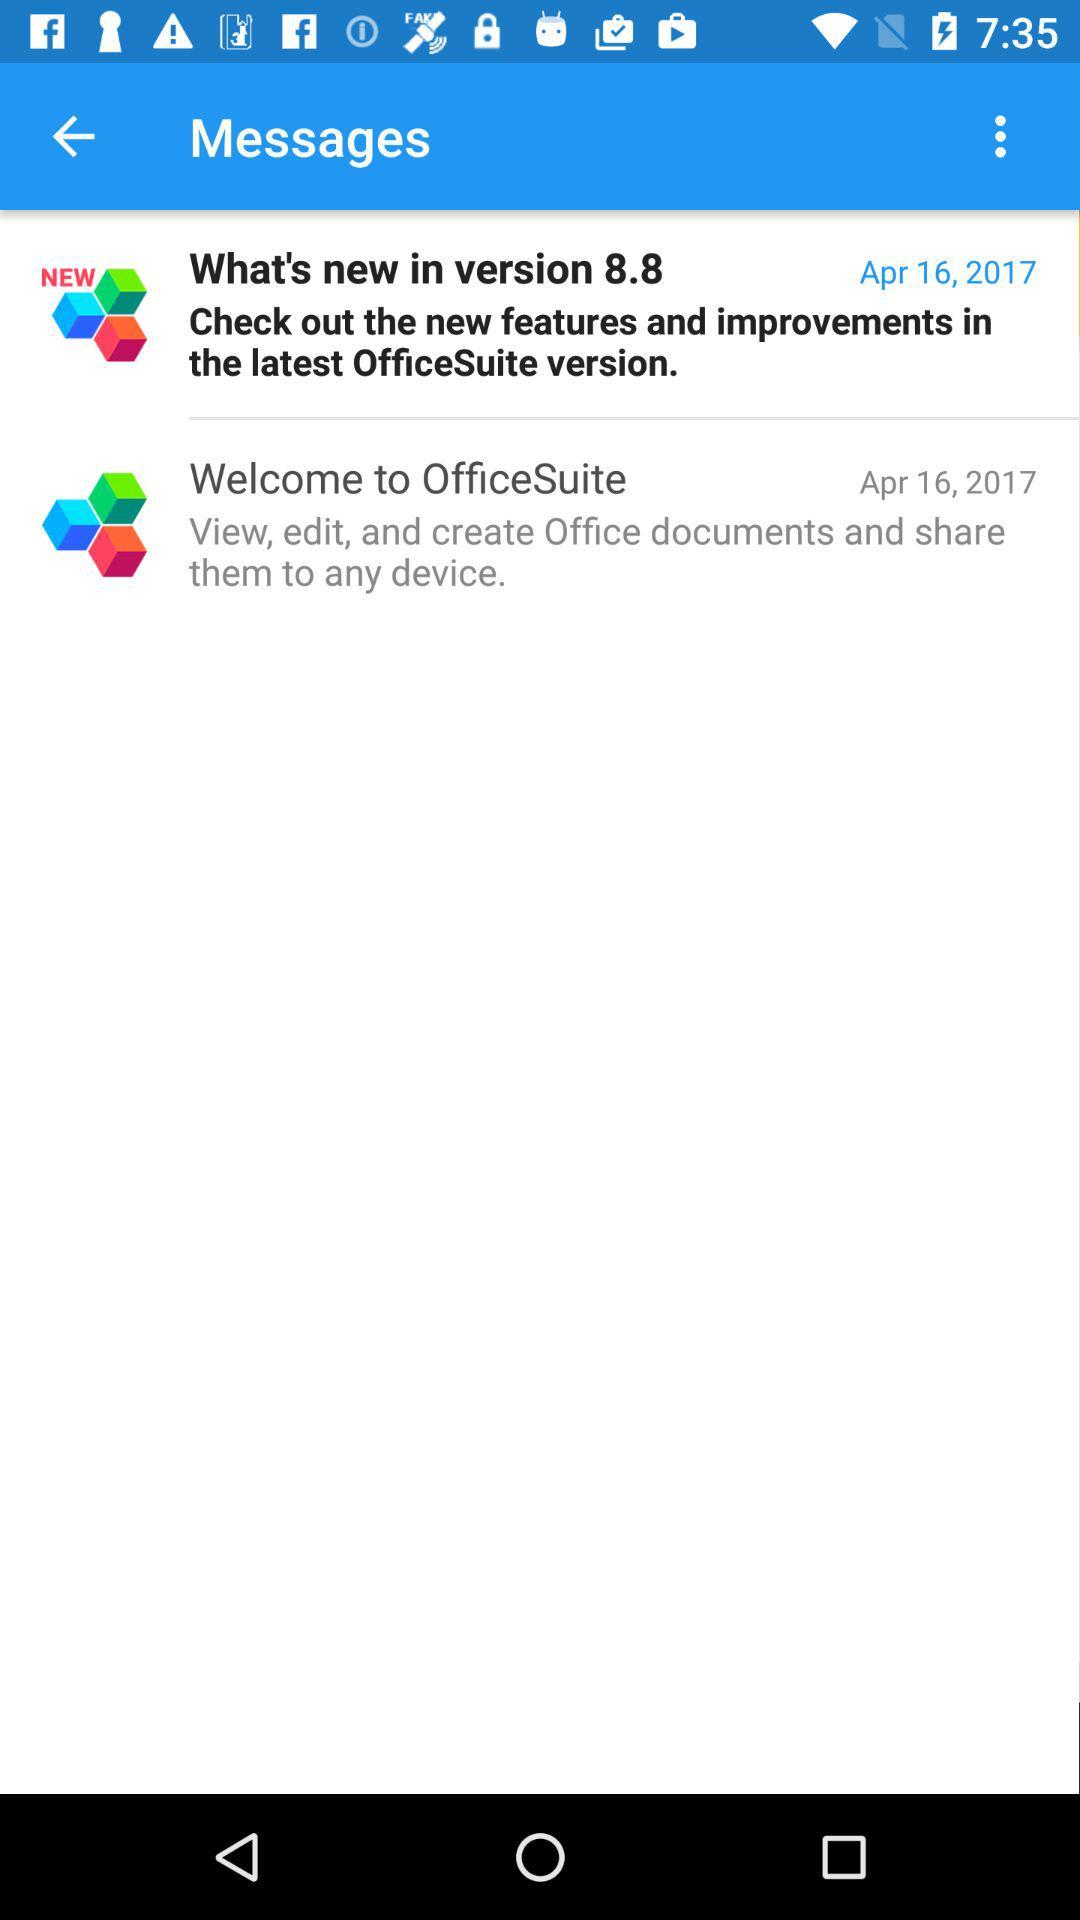  What do you see at coordinates (1005, 135) in the screenshot?
I see `the item above apr 16, 2017` at bounding box center [1005, 135].